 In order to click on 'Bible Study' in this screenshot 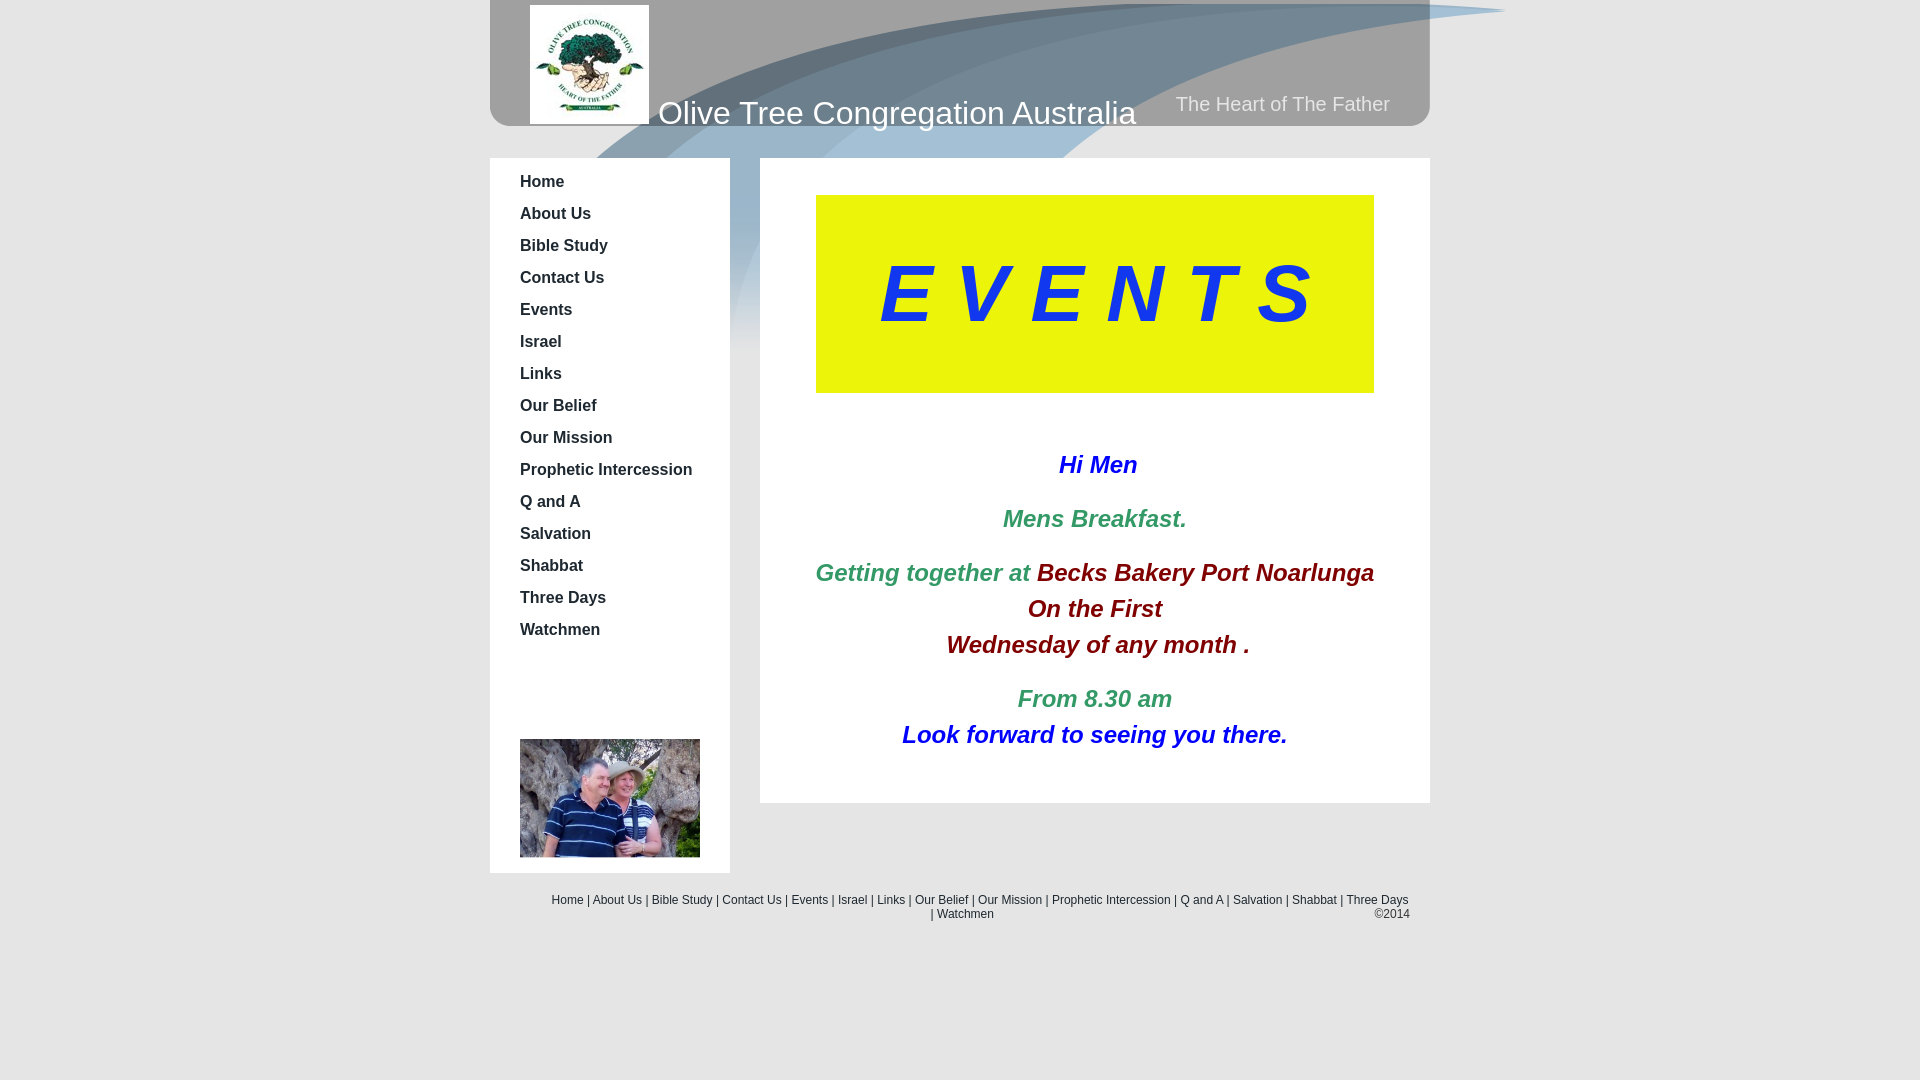, I will do `click(682, 898)`.